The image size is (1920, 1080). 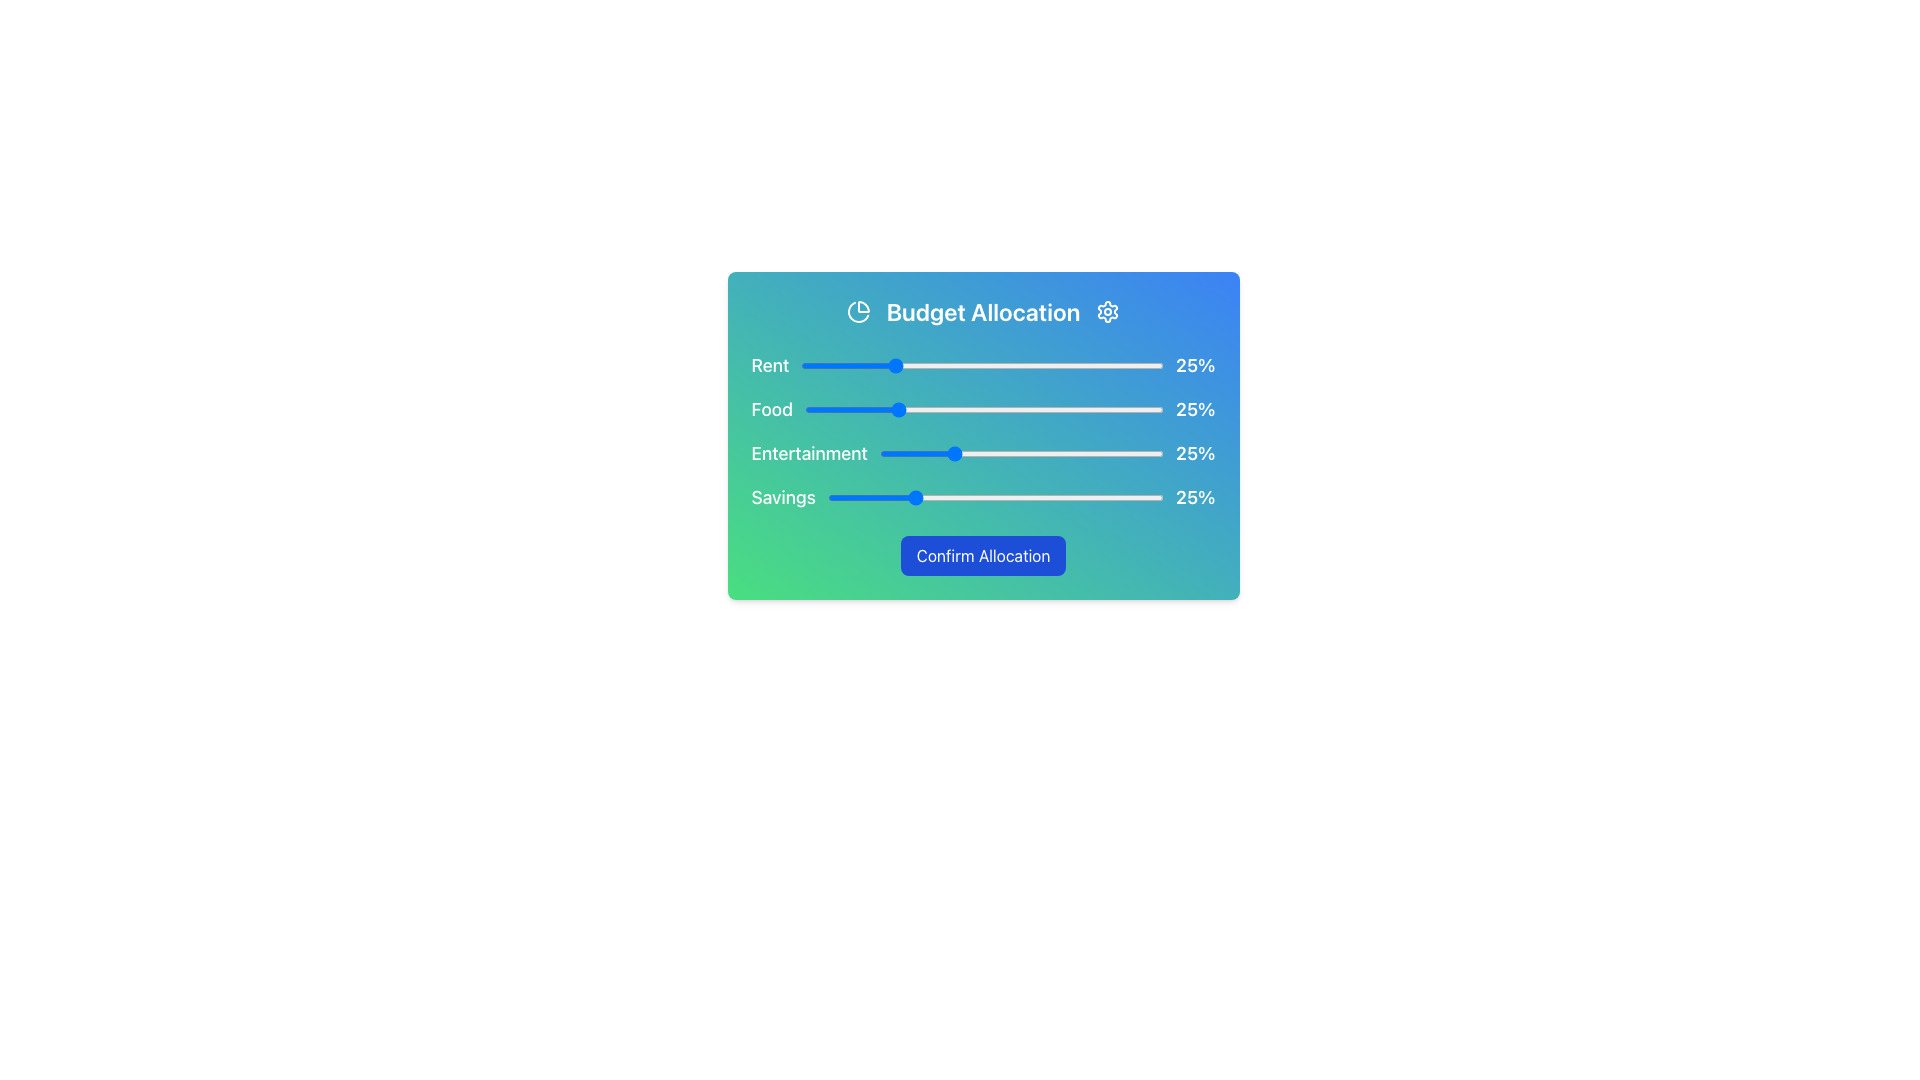 I want to click on the Savings slider, so click(x=924, y=496).